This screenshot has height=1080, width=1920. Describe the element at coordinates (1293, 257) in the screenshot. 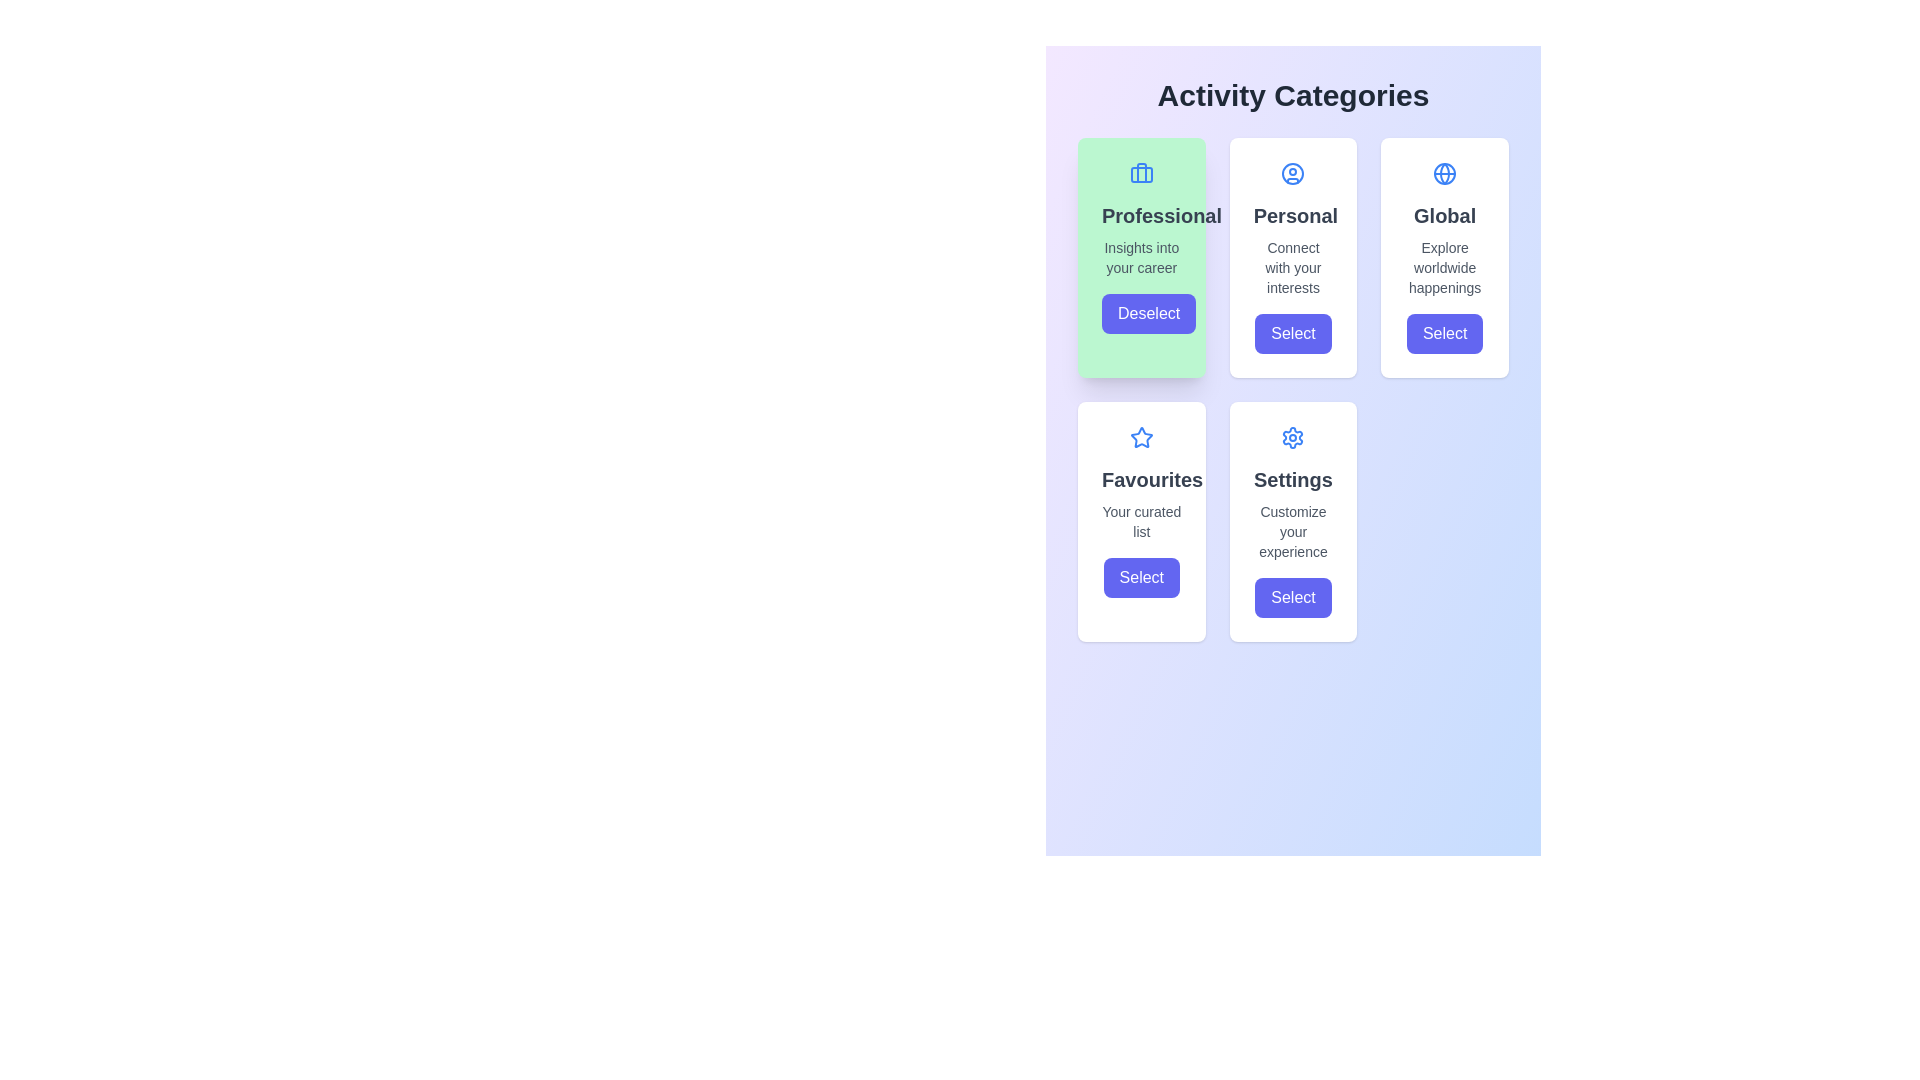

I see `title 'Personal' and subtitle on the second card in the first row of the grid layout, which serves as a navigational tool for user preference` at that location.